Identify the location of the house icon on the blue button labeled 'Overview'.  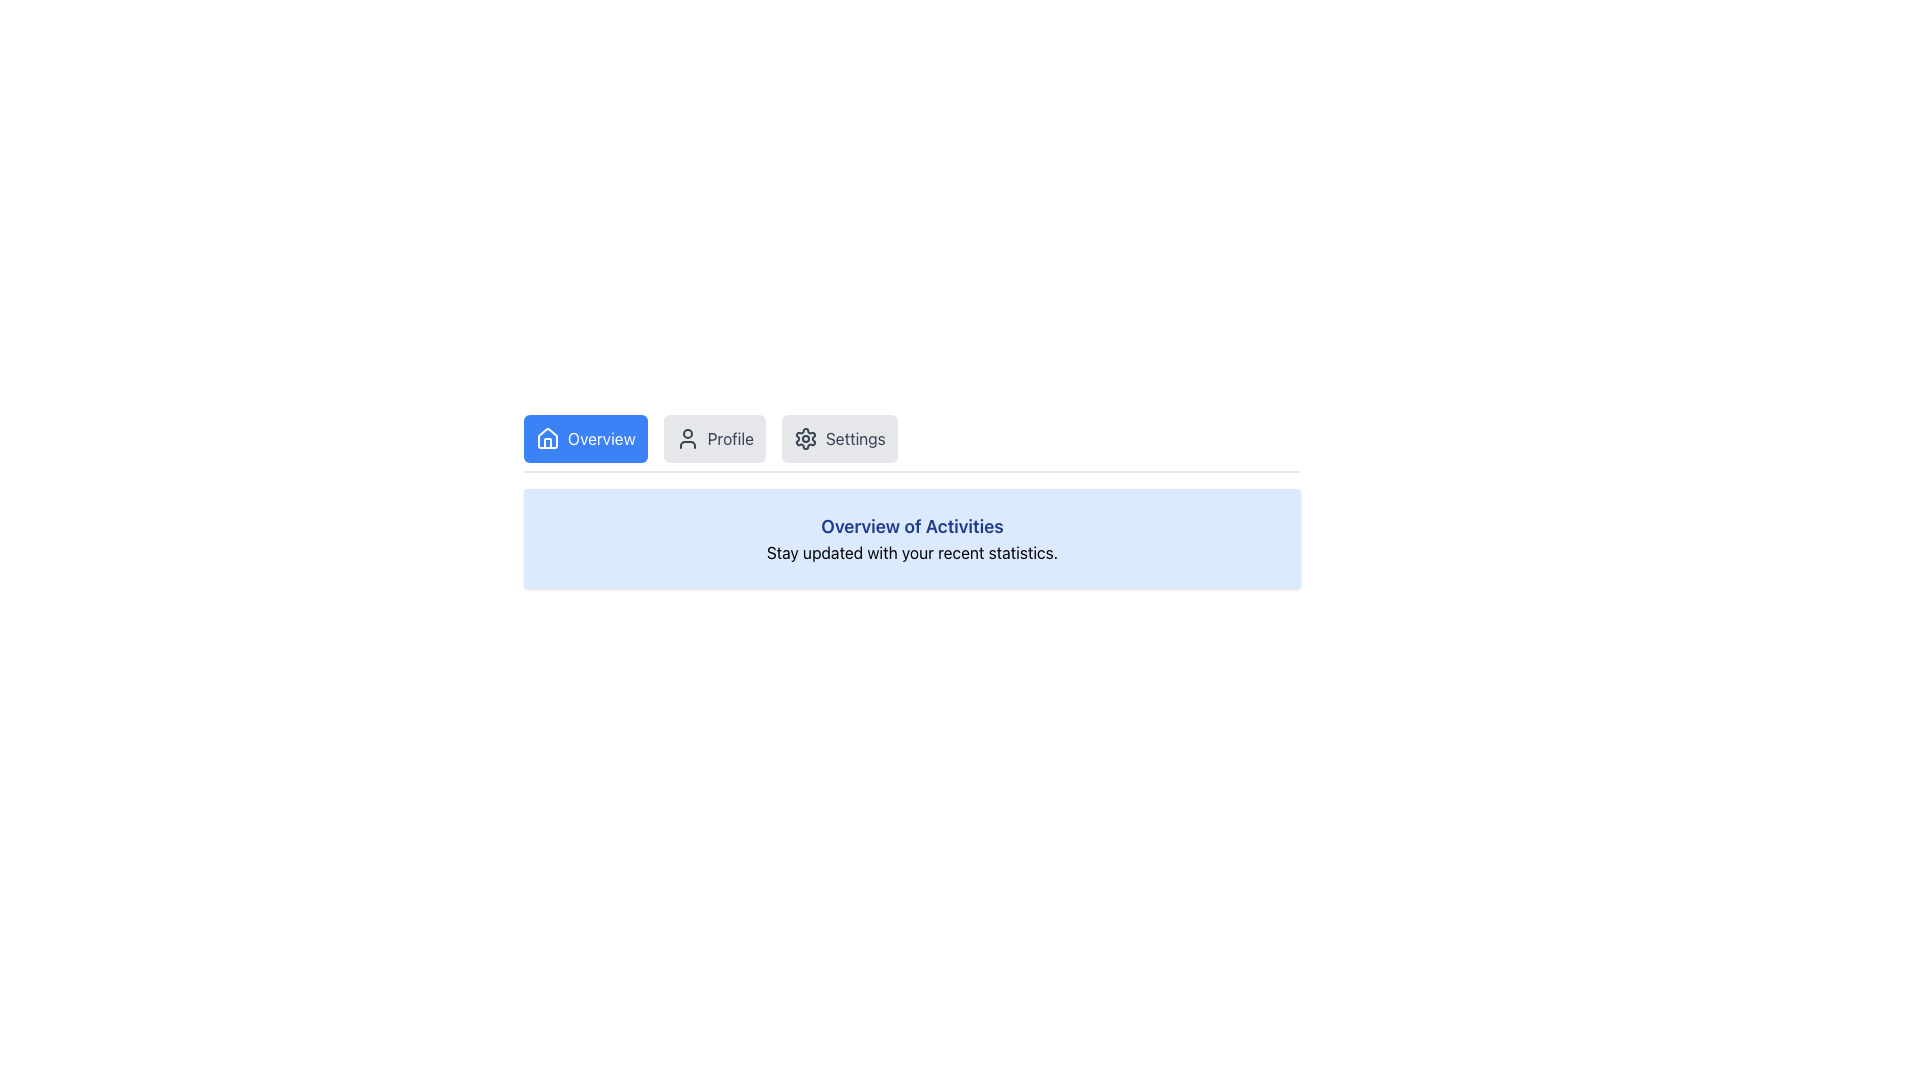
(547, 438).